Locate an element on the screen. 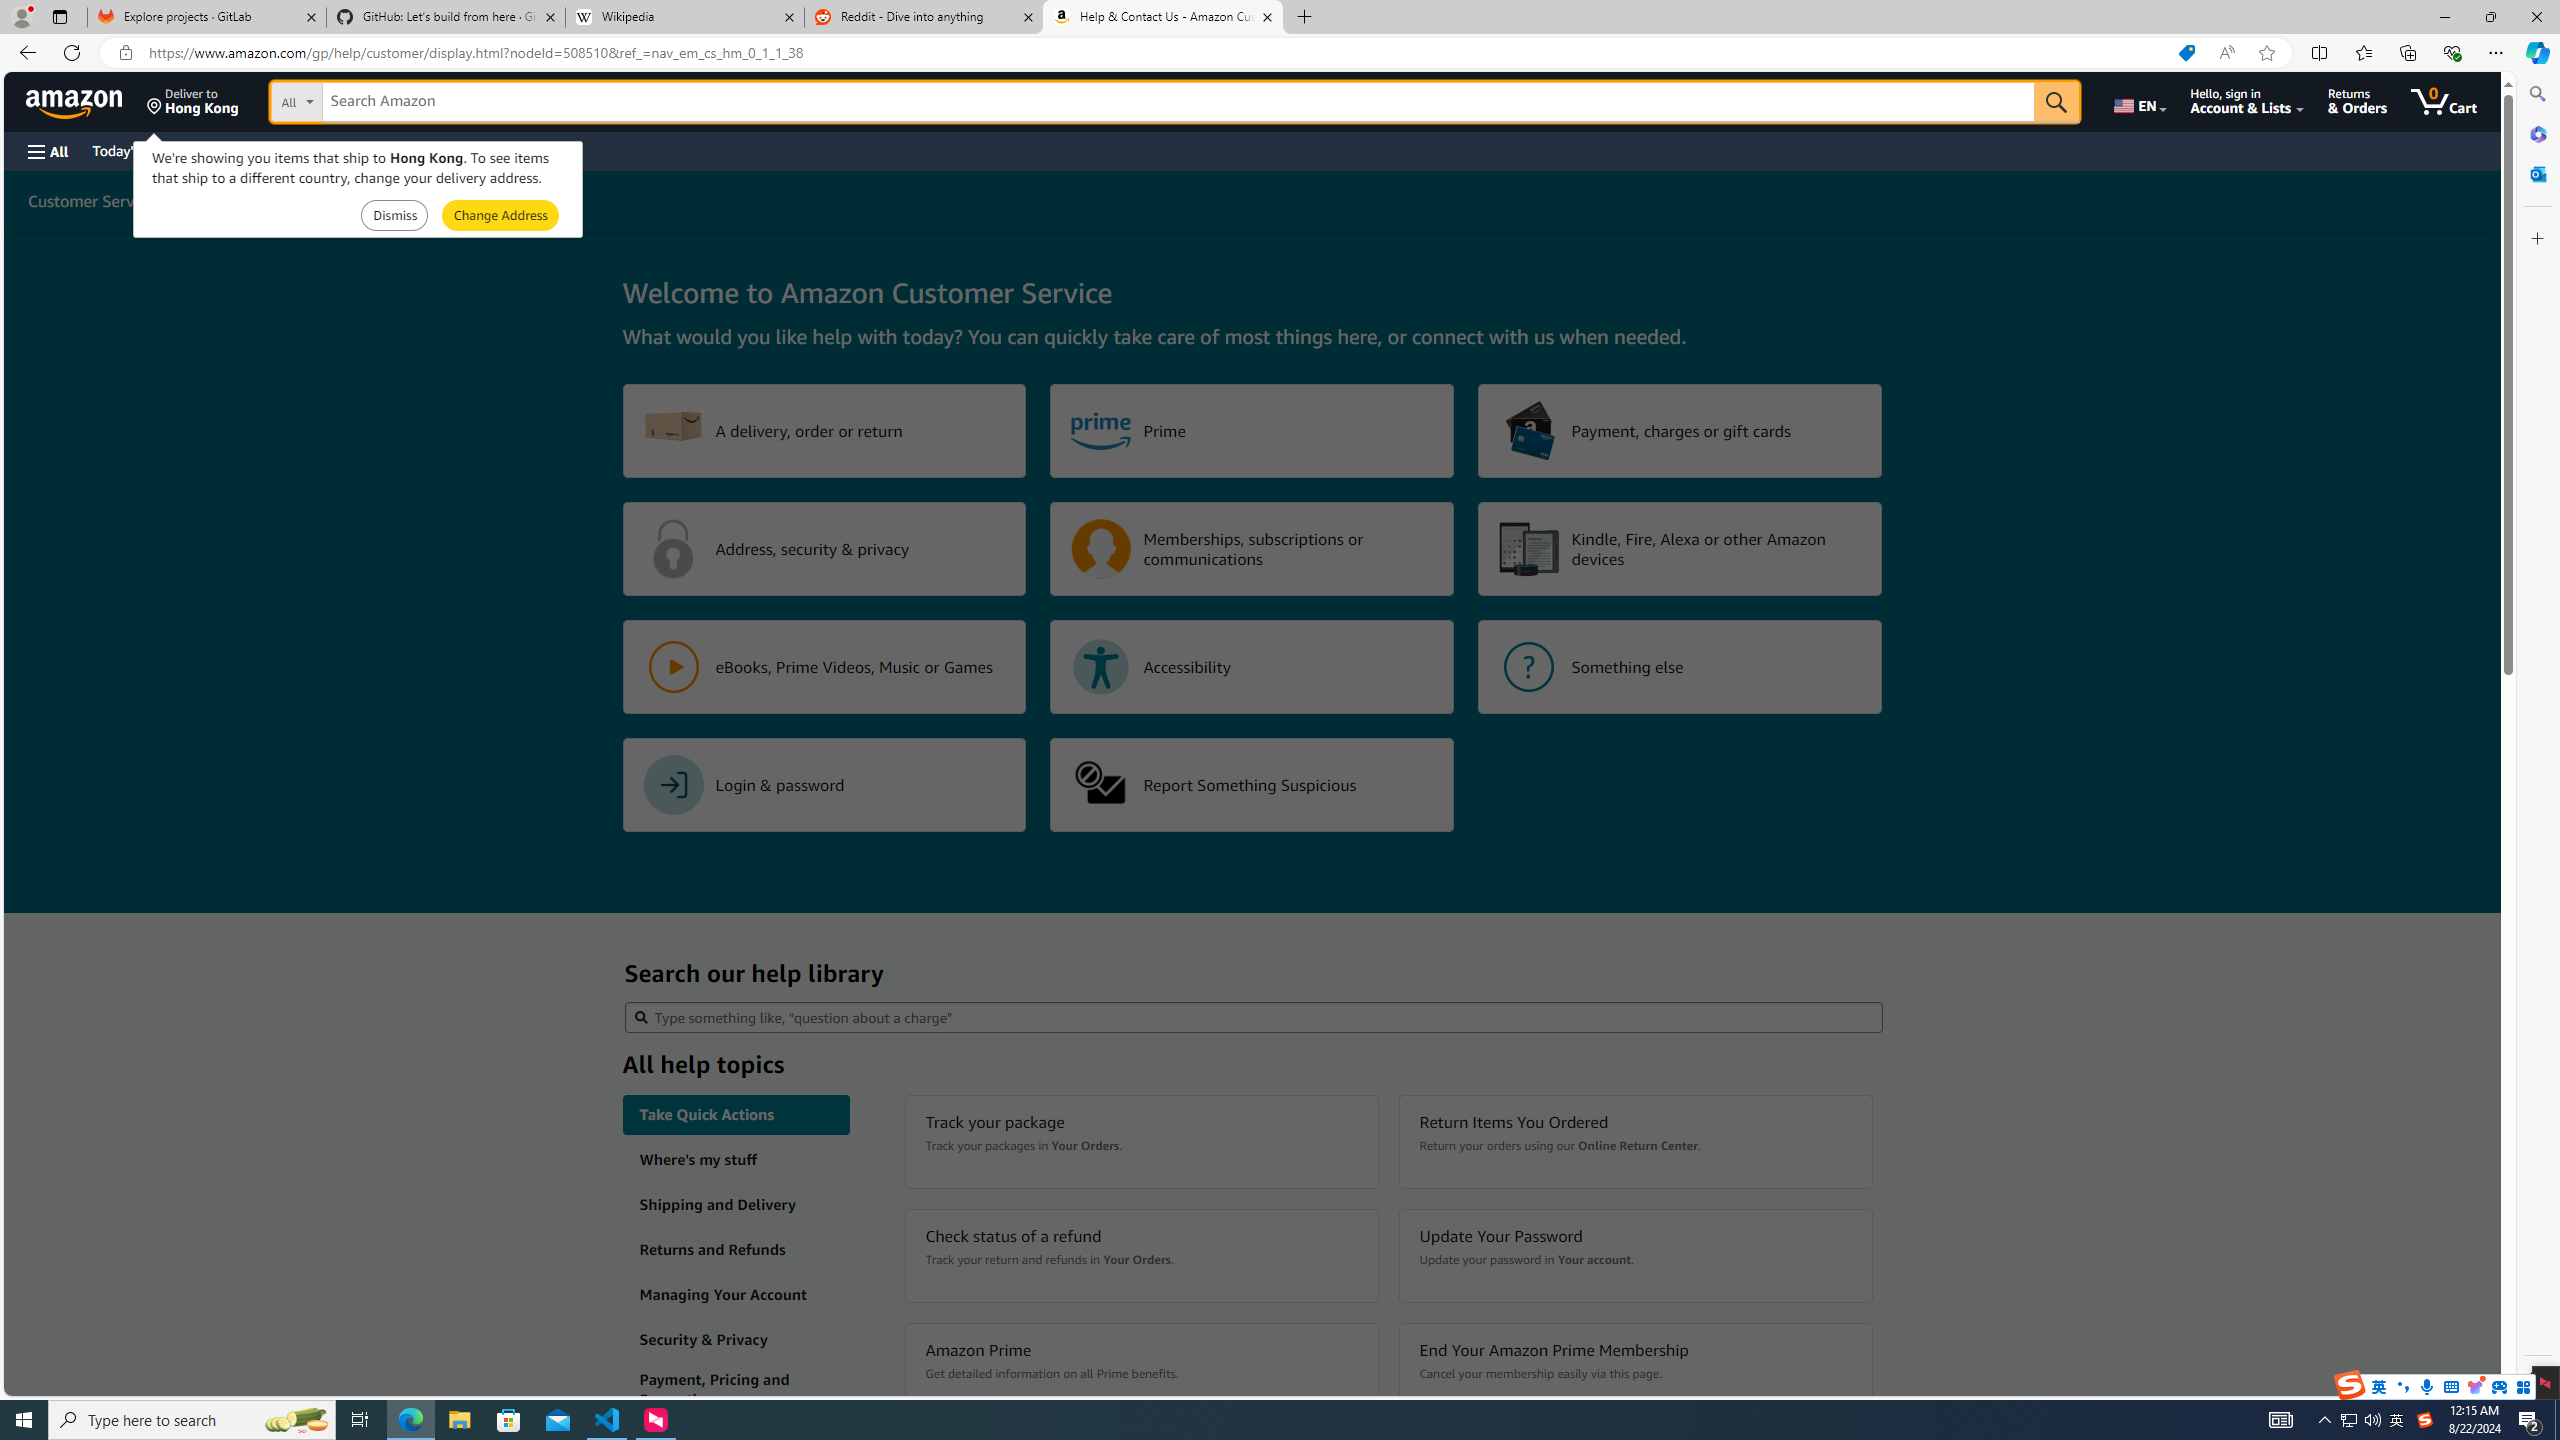  'Skip to main content' is located at coordinates (85, 99).